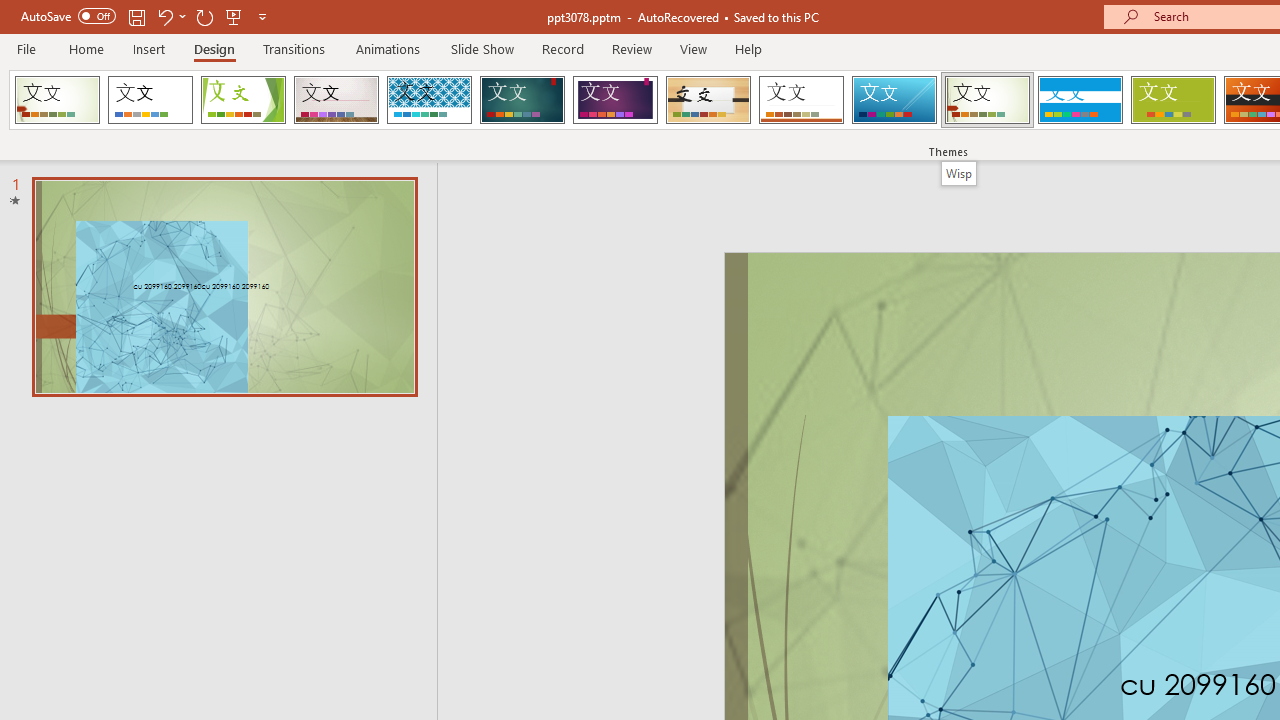  Describe the element at coordinates (148, 48) in the screenshot. I see `'Insert'` at that location.